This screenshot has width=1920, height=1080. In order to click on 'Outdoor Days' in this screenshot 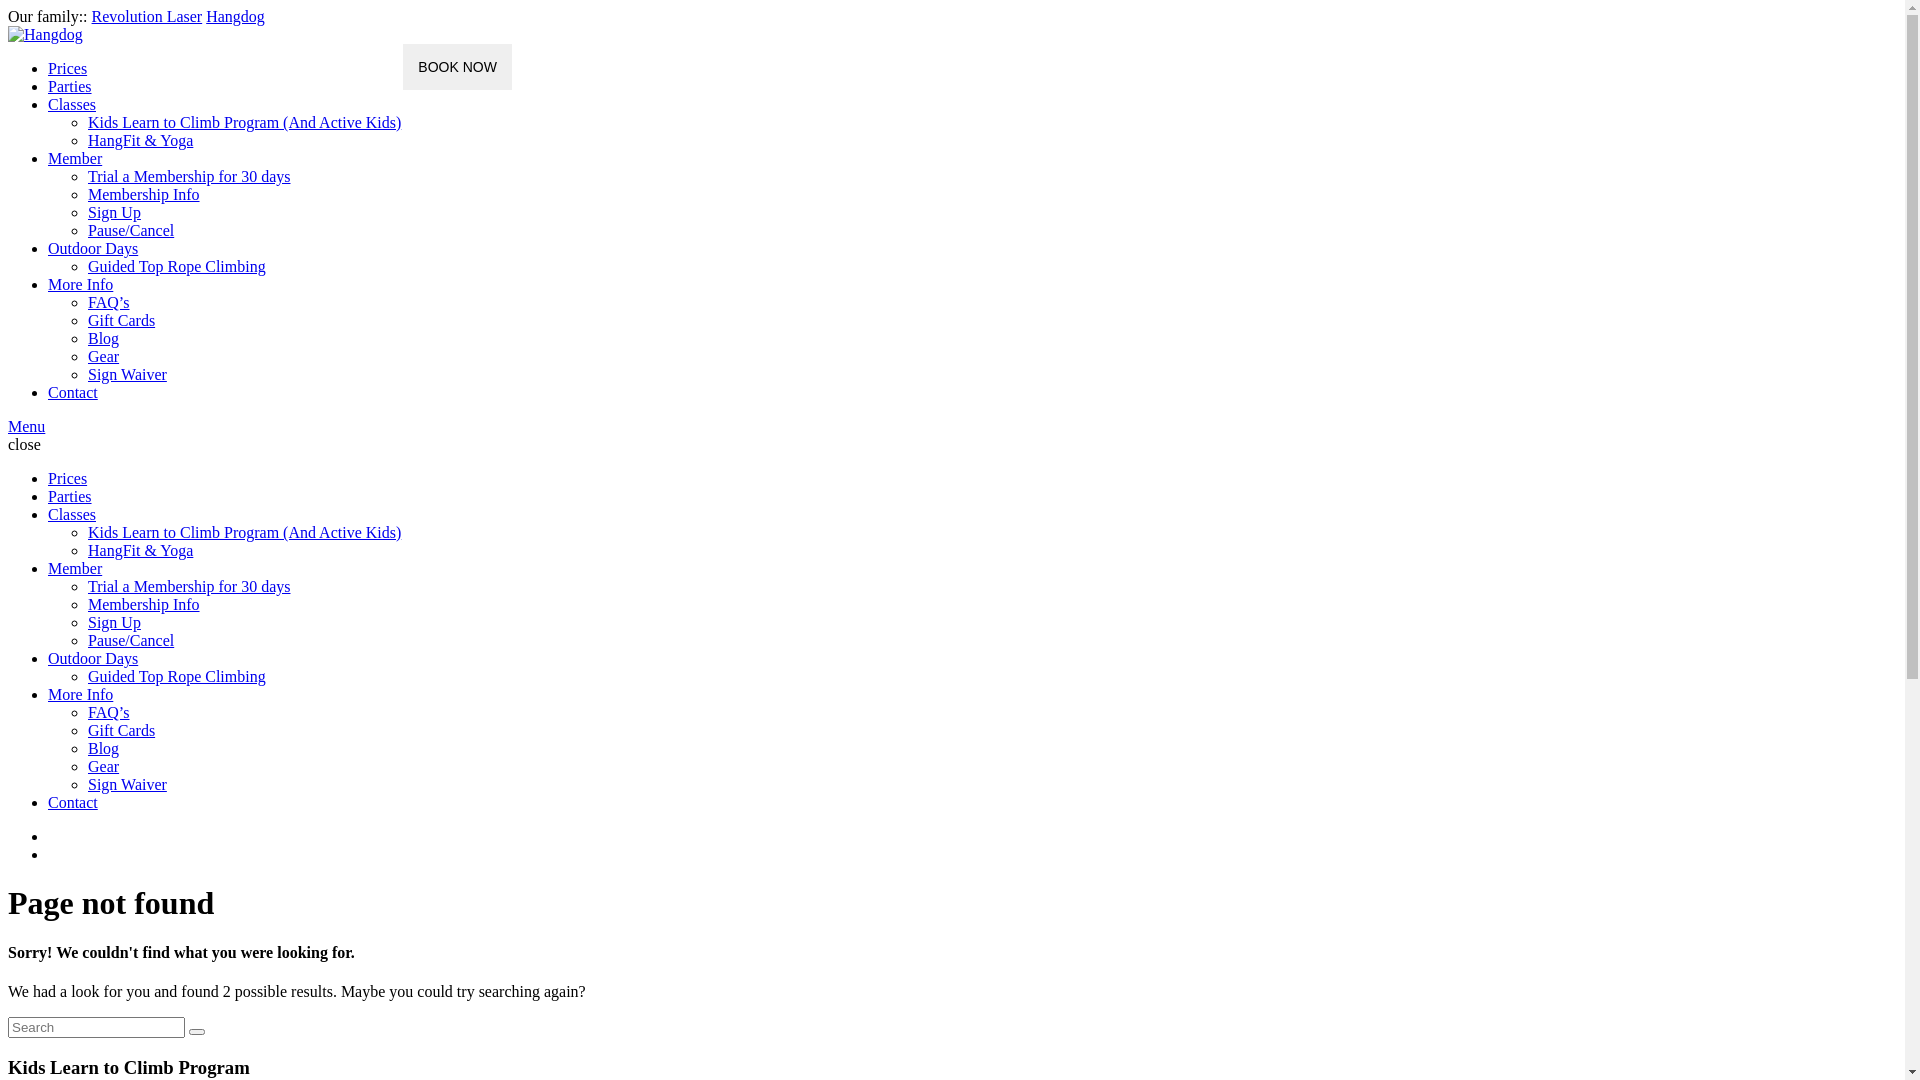, I will do `click(91, 658)`.